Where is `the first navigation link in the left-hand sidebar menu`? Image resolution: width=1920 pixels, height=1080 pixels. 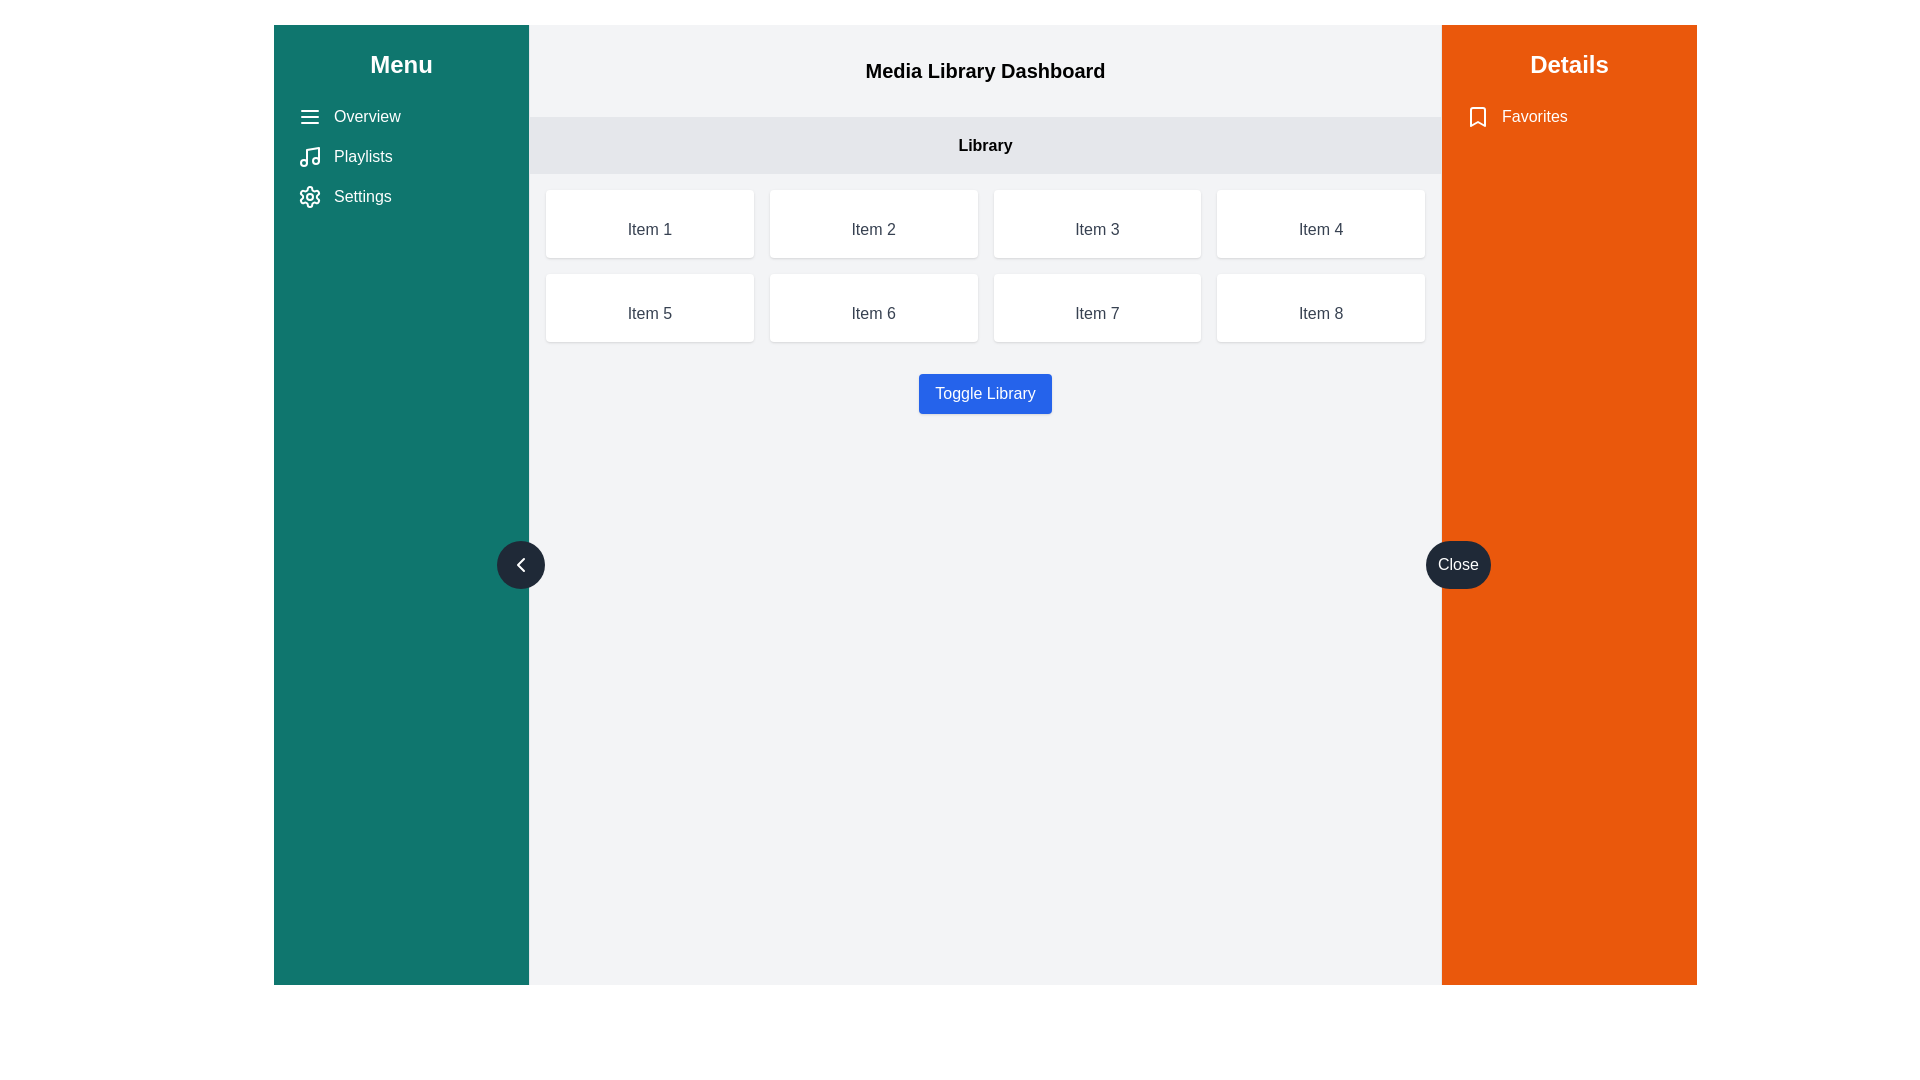 the first navigation link in the left-hand sidebar menu is located at coordinates (400, 116).